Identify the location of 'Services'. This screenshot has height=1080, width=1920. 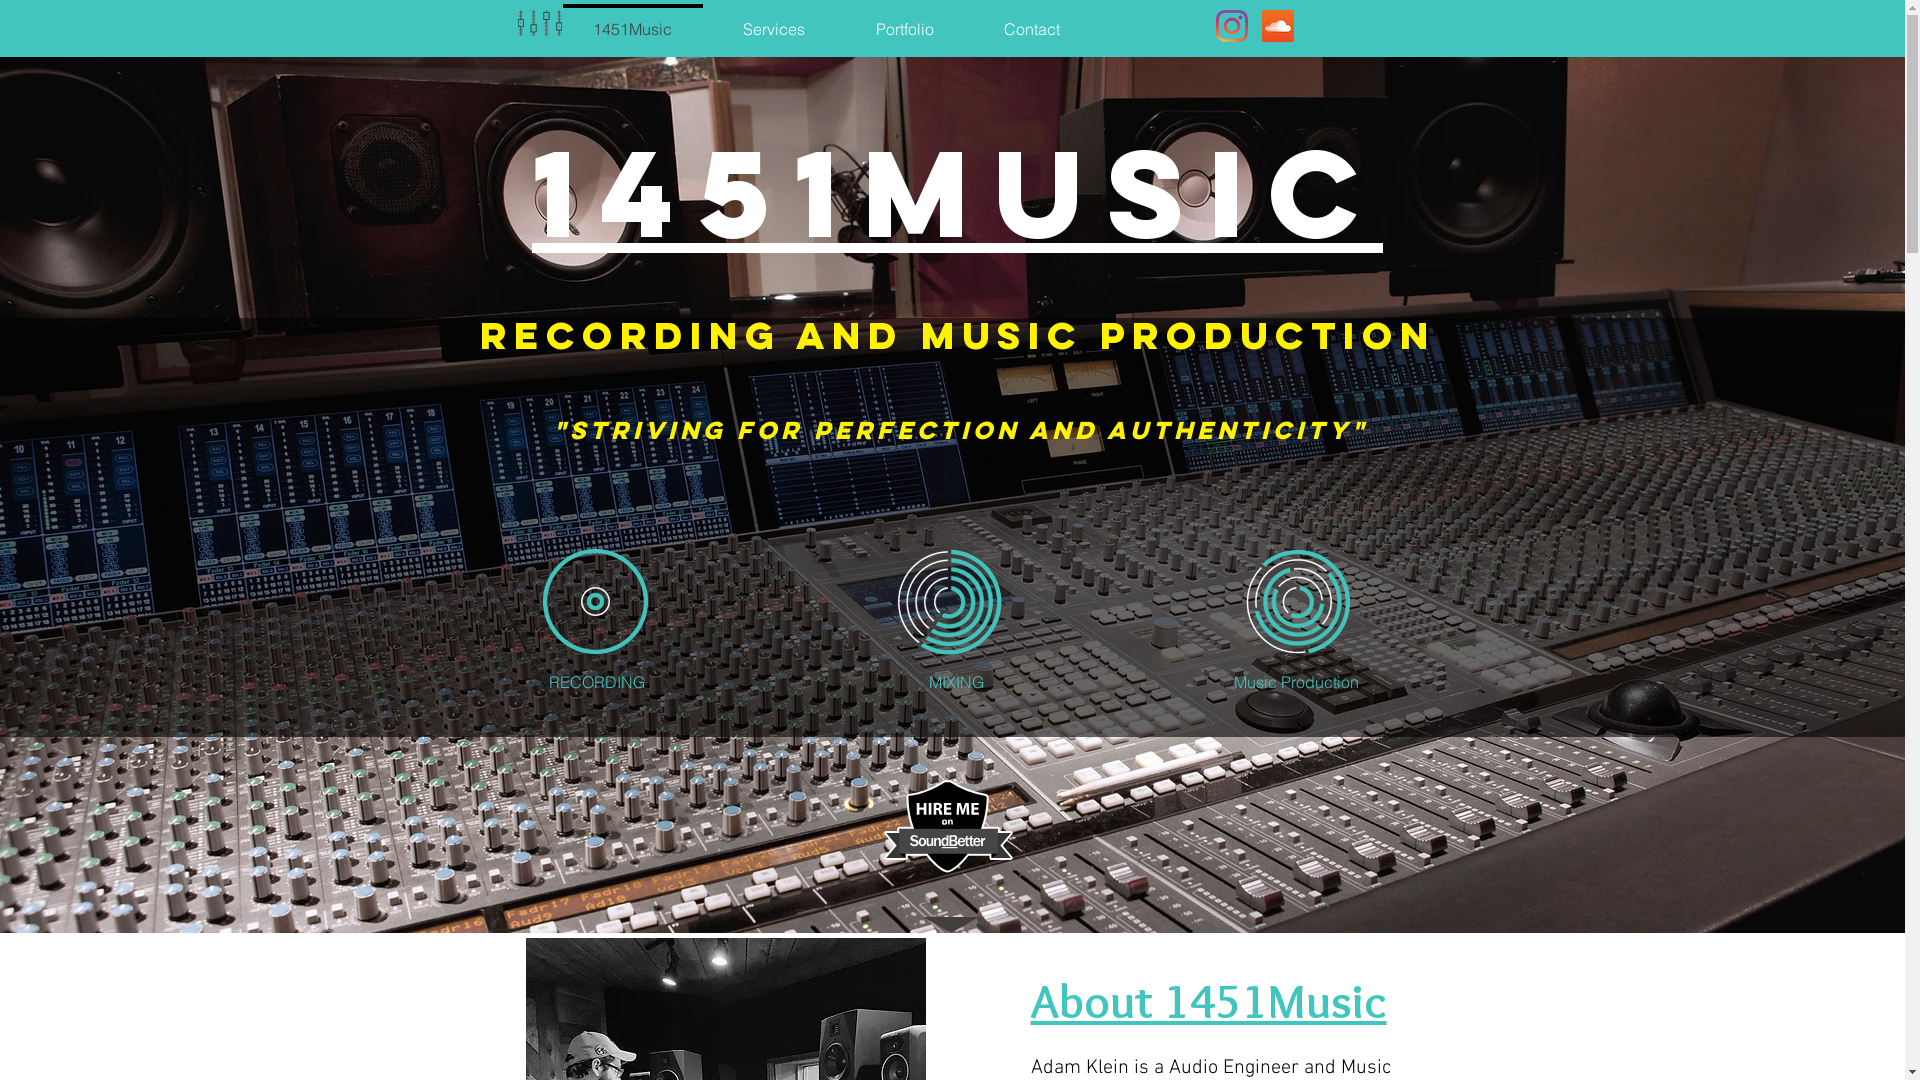
(773, 20).